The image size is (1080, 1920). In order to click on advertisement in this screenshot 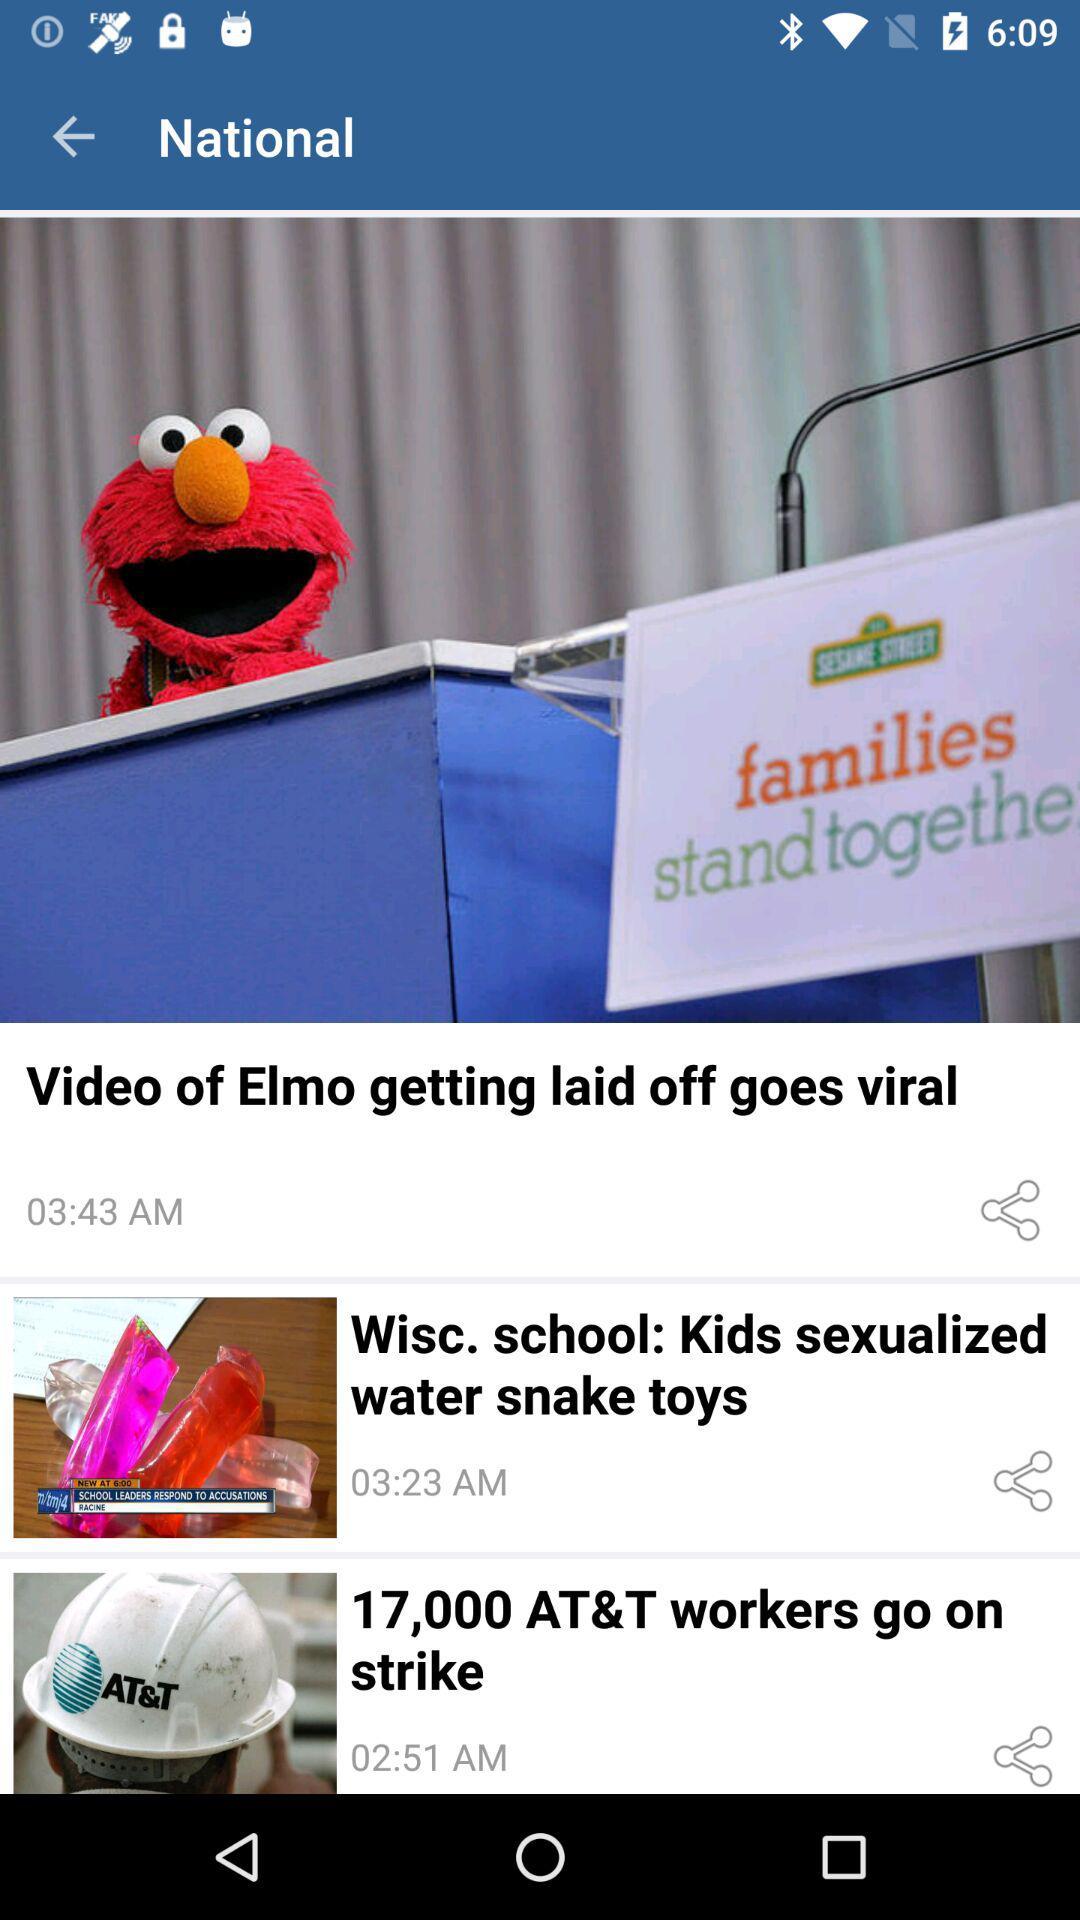, I will do `click(540, 619)`.